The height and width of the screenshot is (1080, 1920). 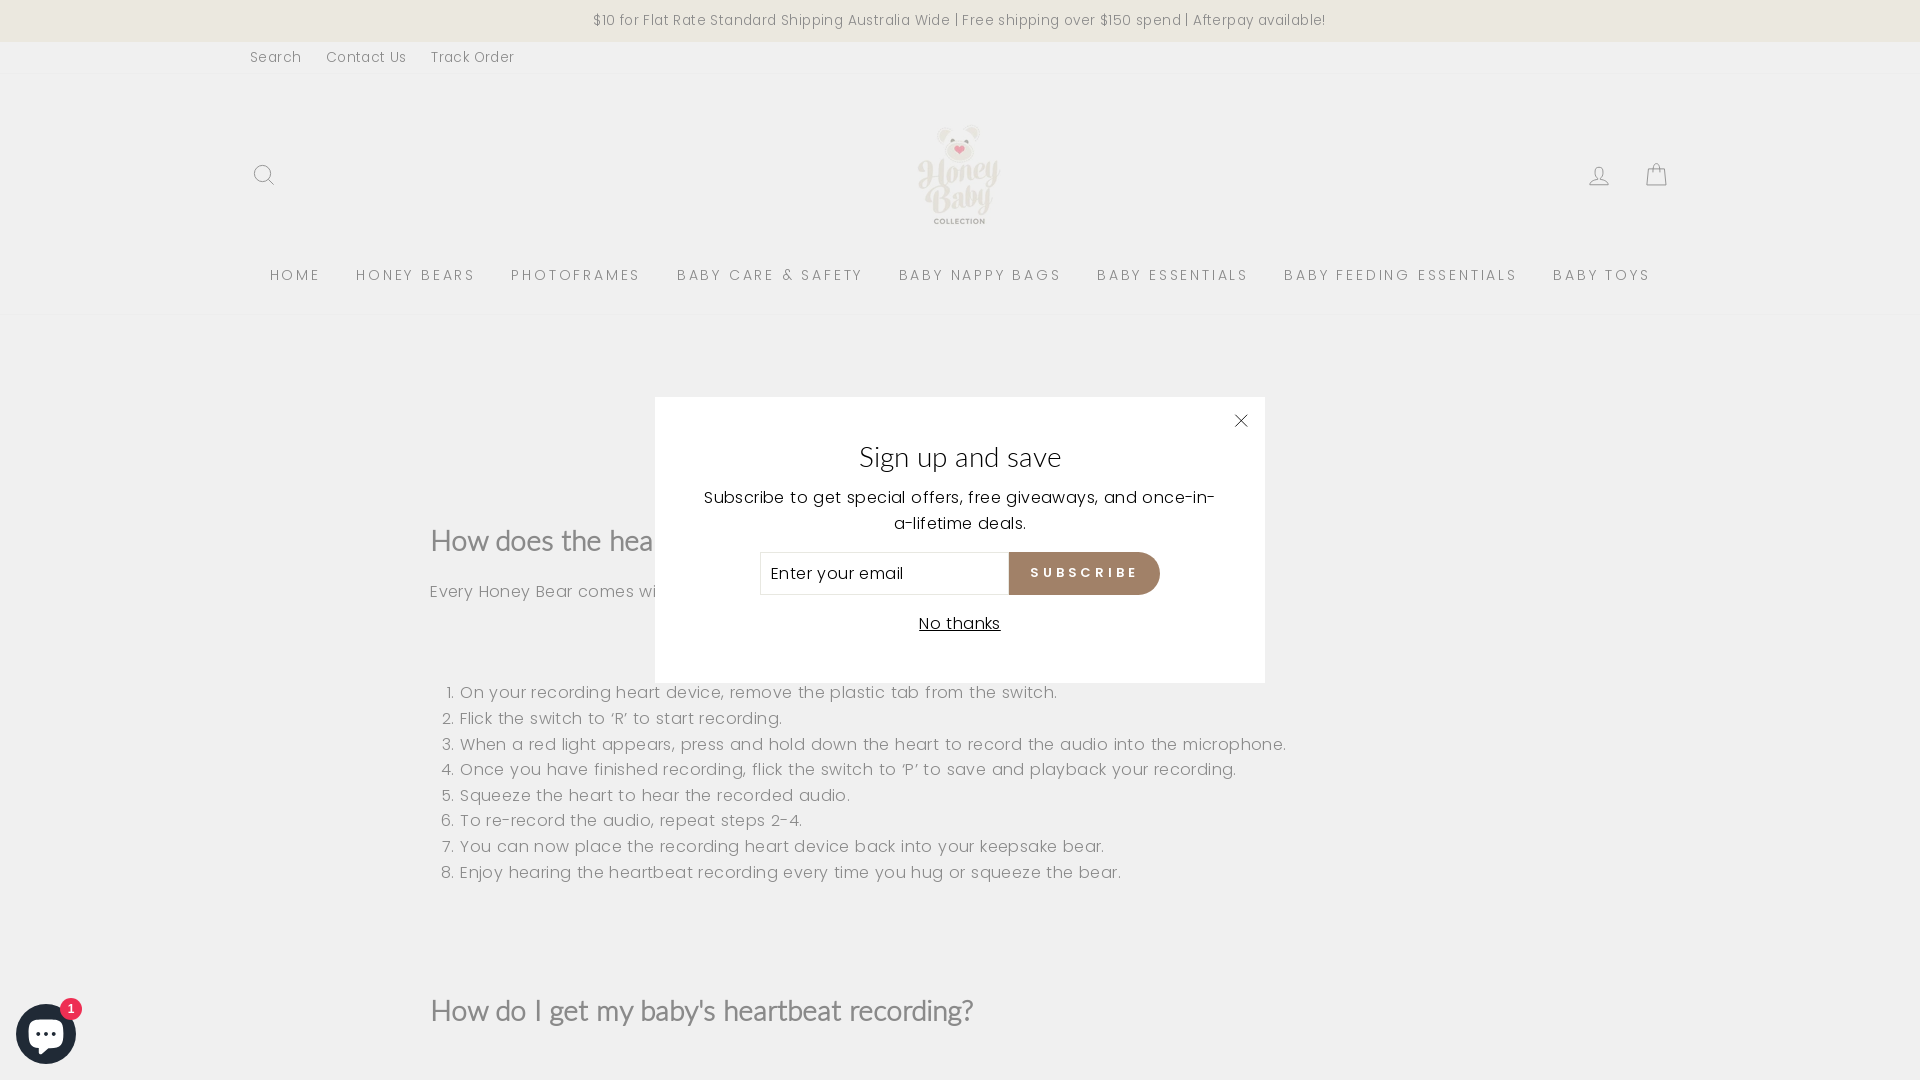 What do you see at coordinates (1601, 274) in the screenshot?
I see `'BABY TOYS'` at bounding box center [1601, 274].